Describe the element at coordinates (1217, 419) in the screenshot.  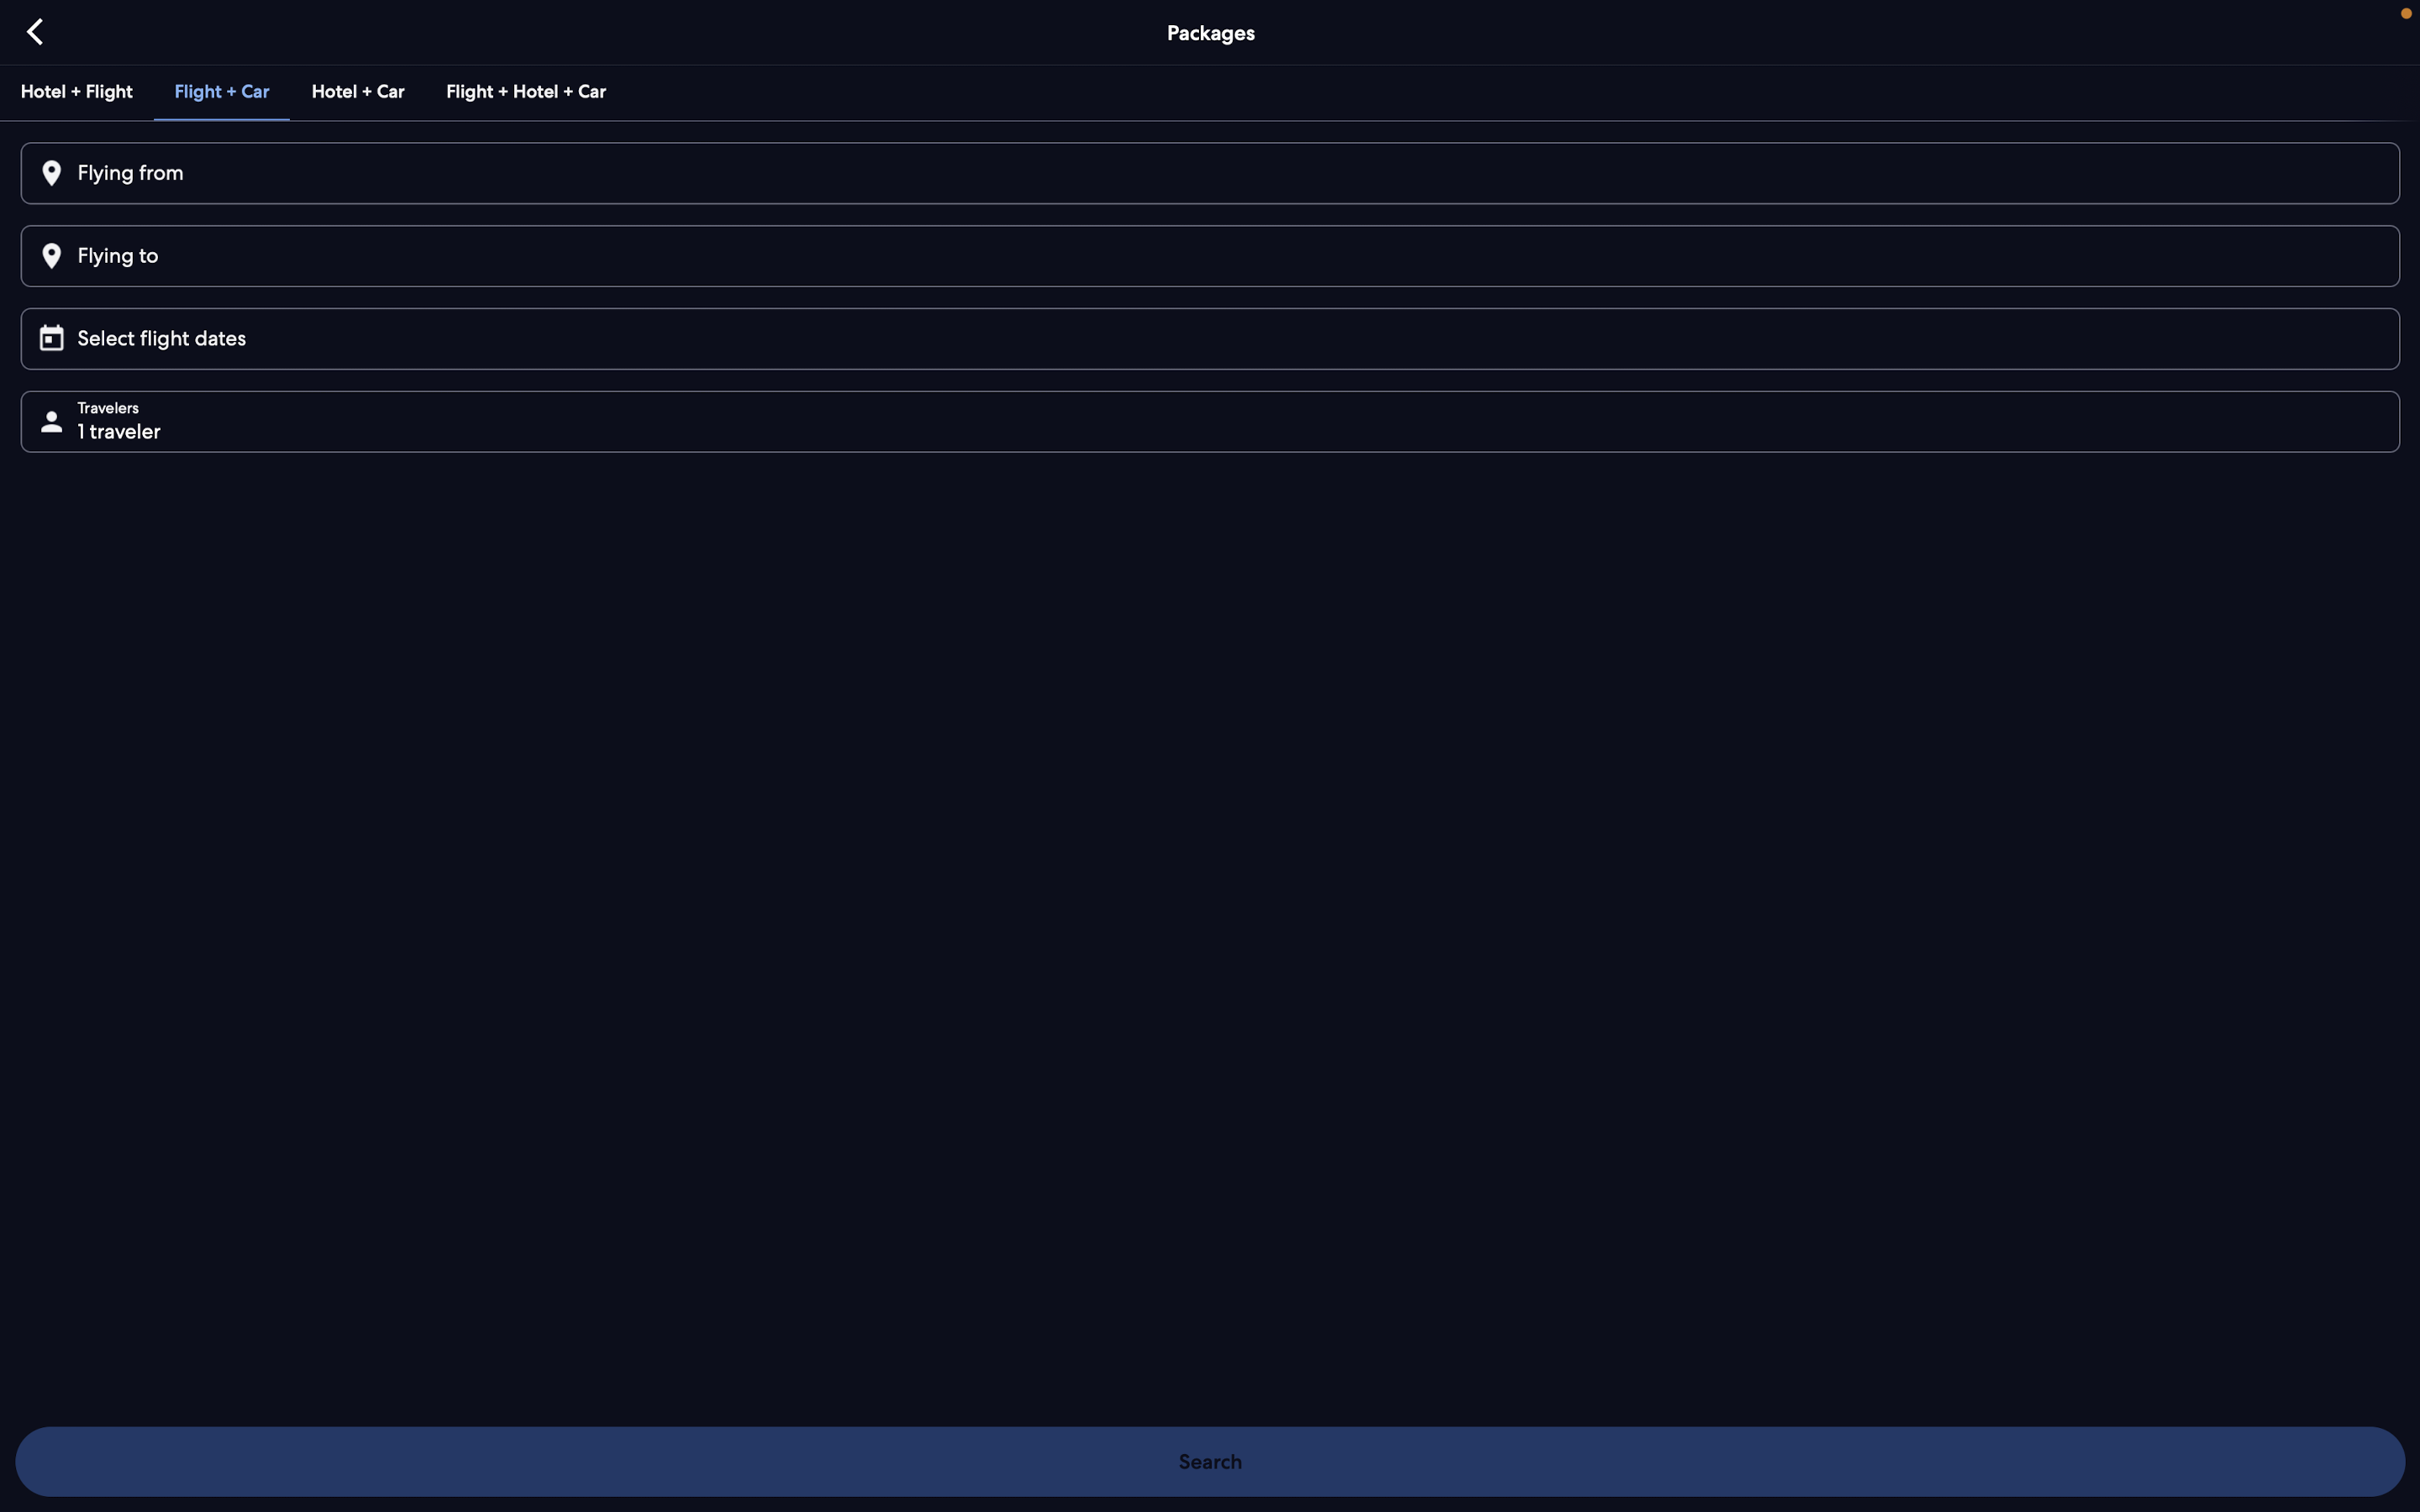
I see `Raise the number of tourists by a pair` at that location.